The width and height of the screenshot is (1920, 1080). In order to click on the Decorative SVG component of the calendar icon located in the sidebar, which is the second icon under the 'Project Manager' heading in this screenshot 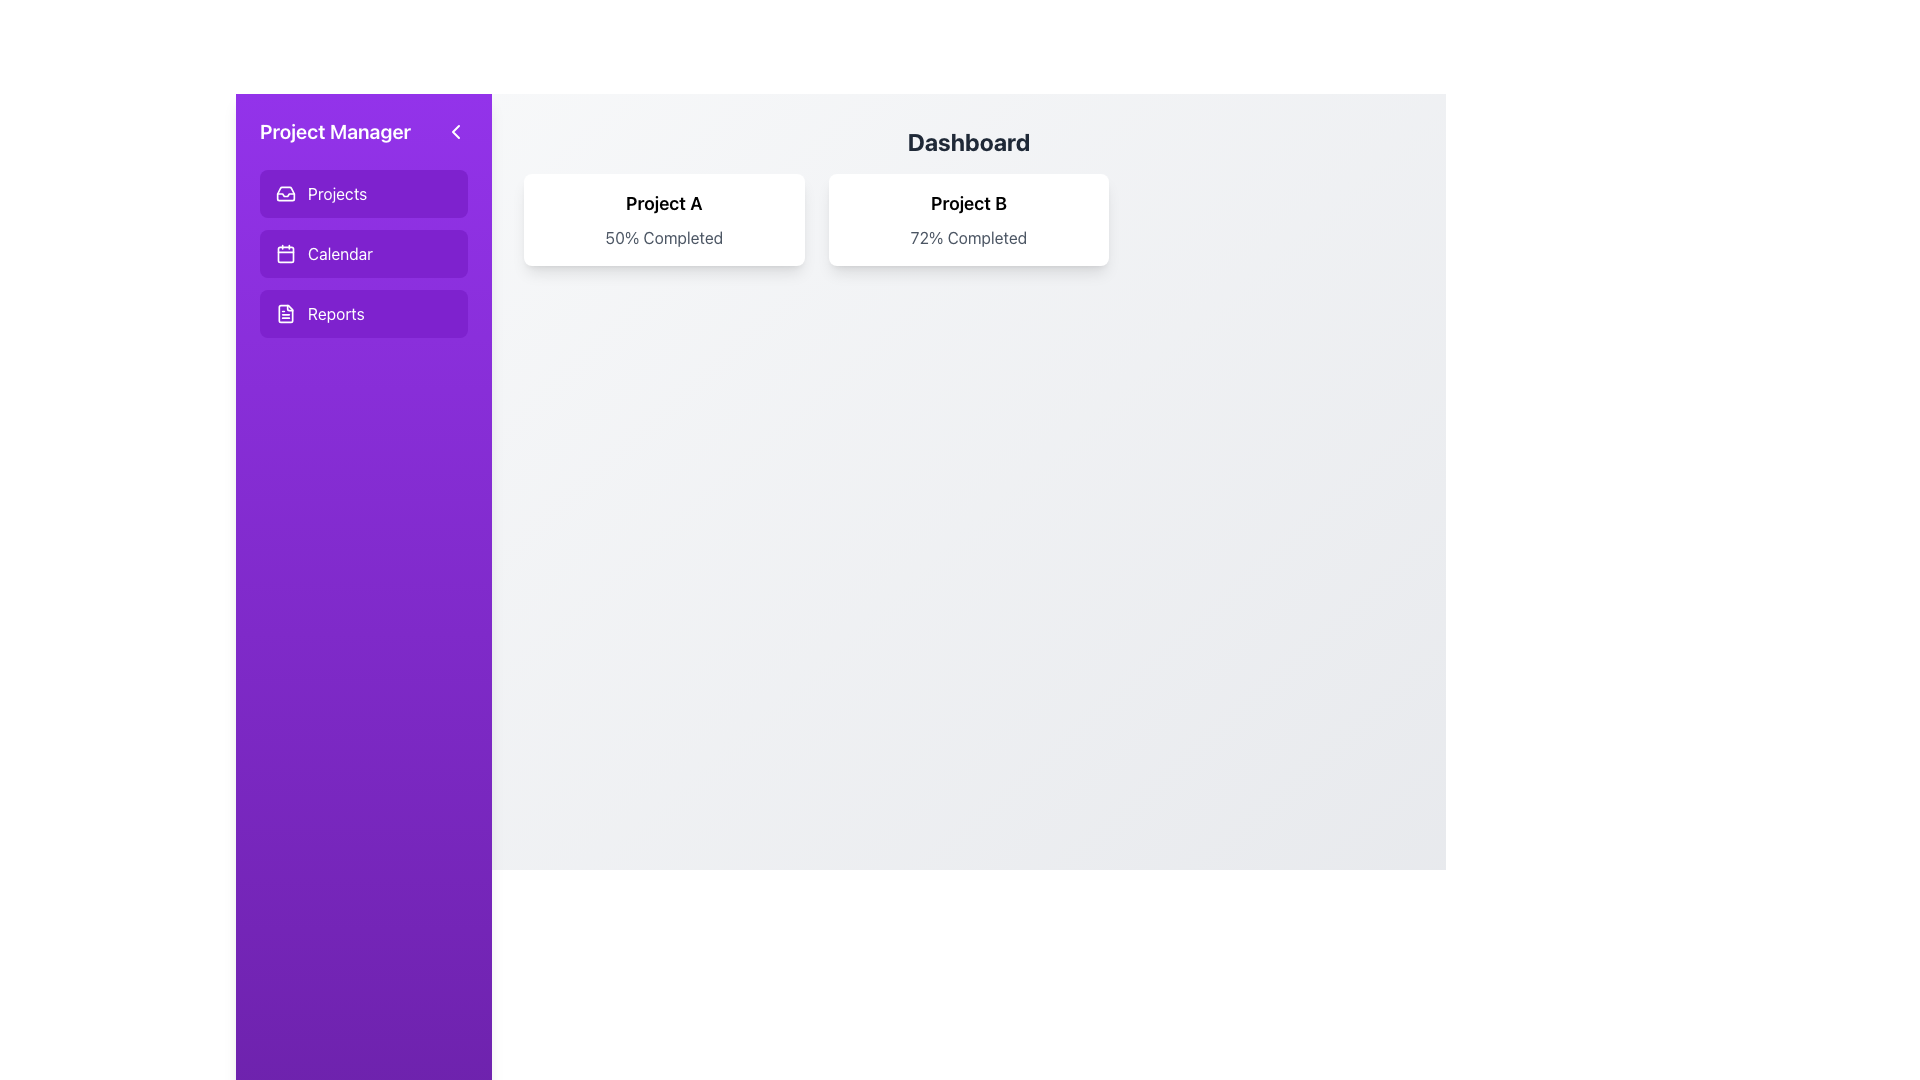, I will do `click(285, 253)`.